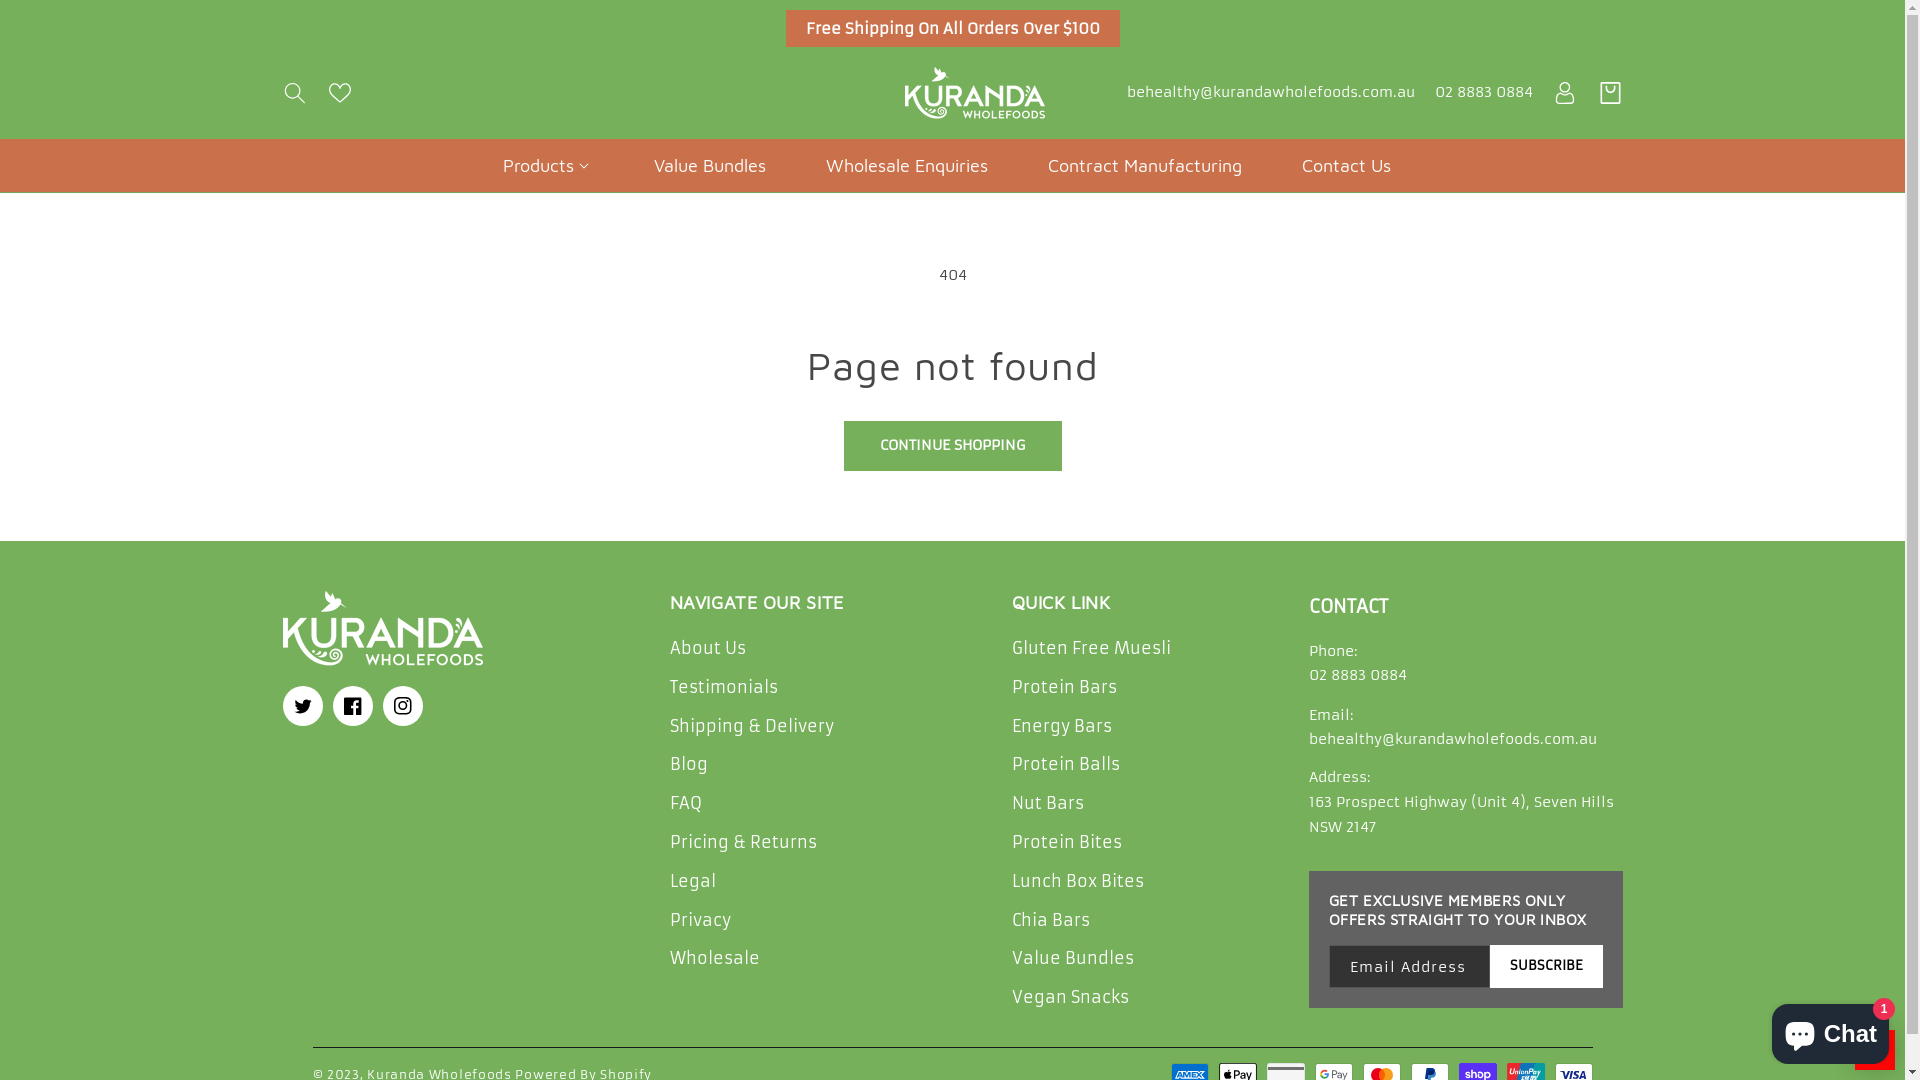  I want to click on 'About Us', so click(708, 651).